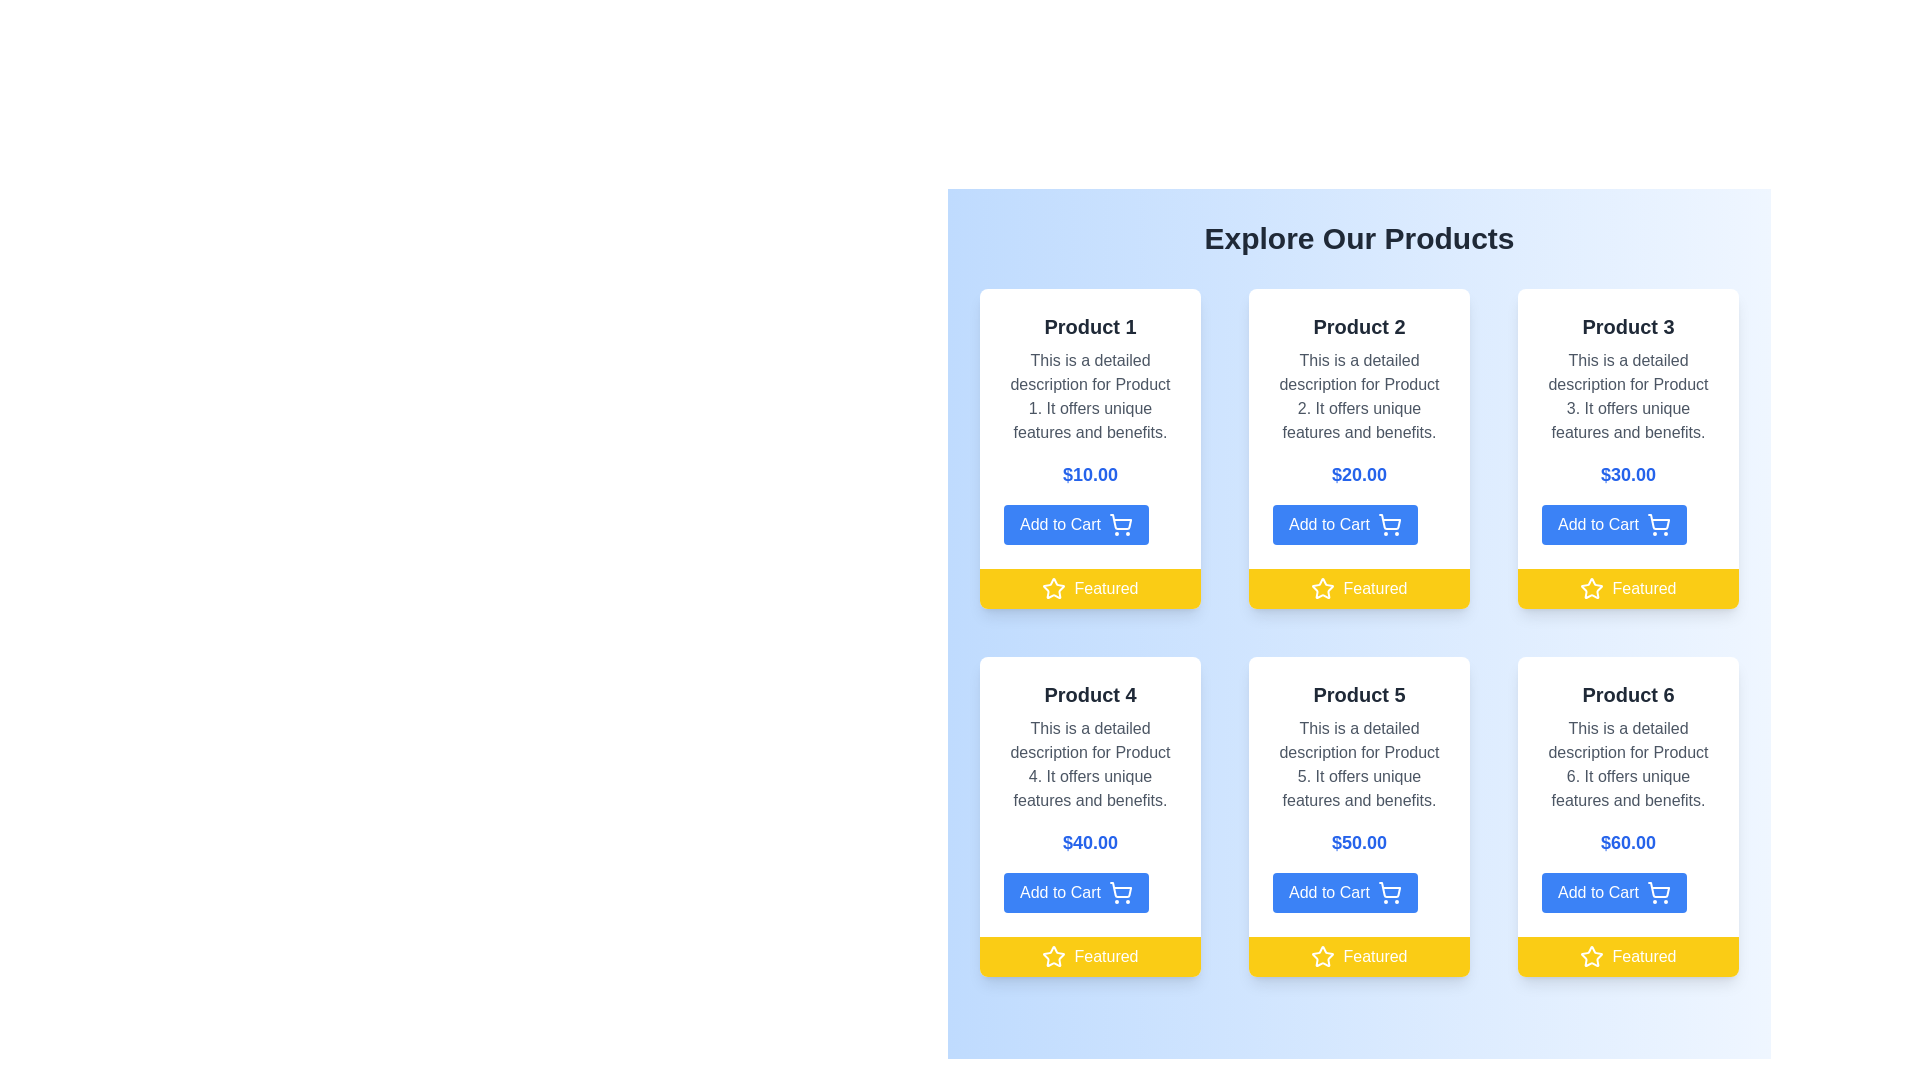 The image size is (1920, 1080). What do you see at coordinates (1388, 523) in the screenshot?
I see `the cart icon within the 'Add to Cart' button located in the second product card labeled 'Product 2' in the second column of the top row of the grid layout` at bounding box center [1388, 523].